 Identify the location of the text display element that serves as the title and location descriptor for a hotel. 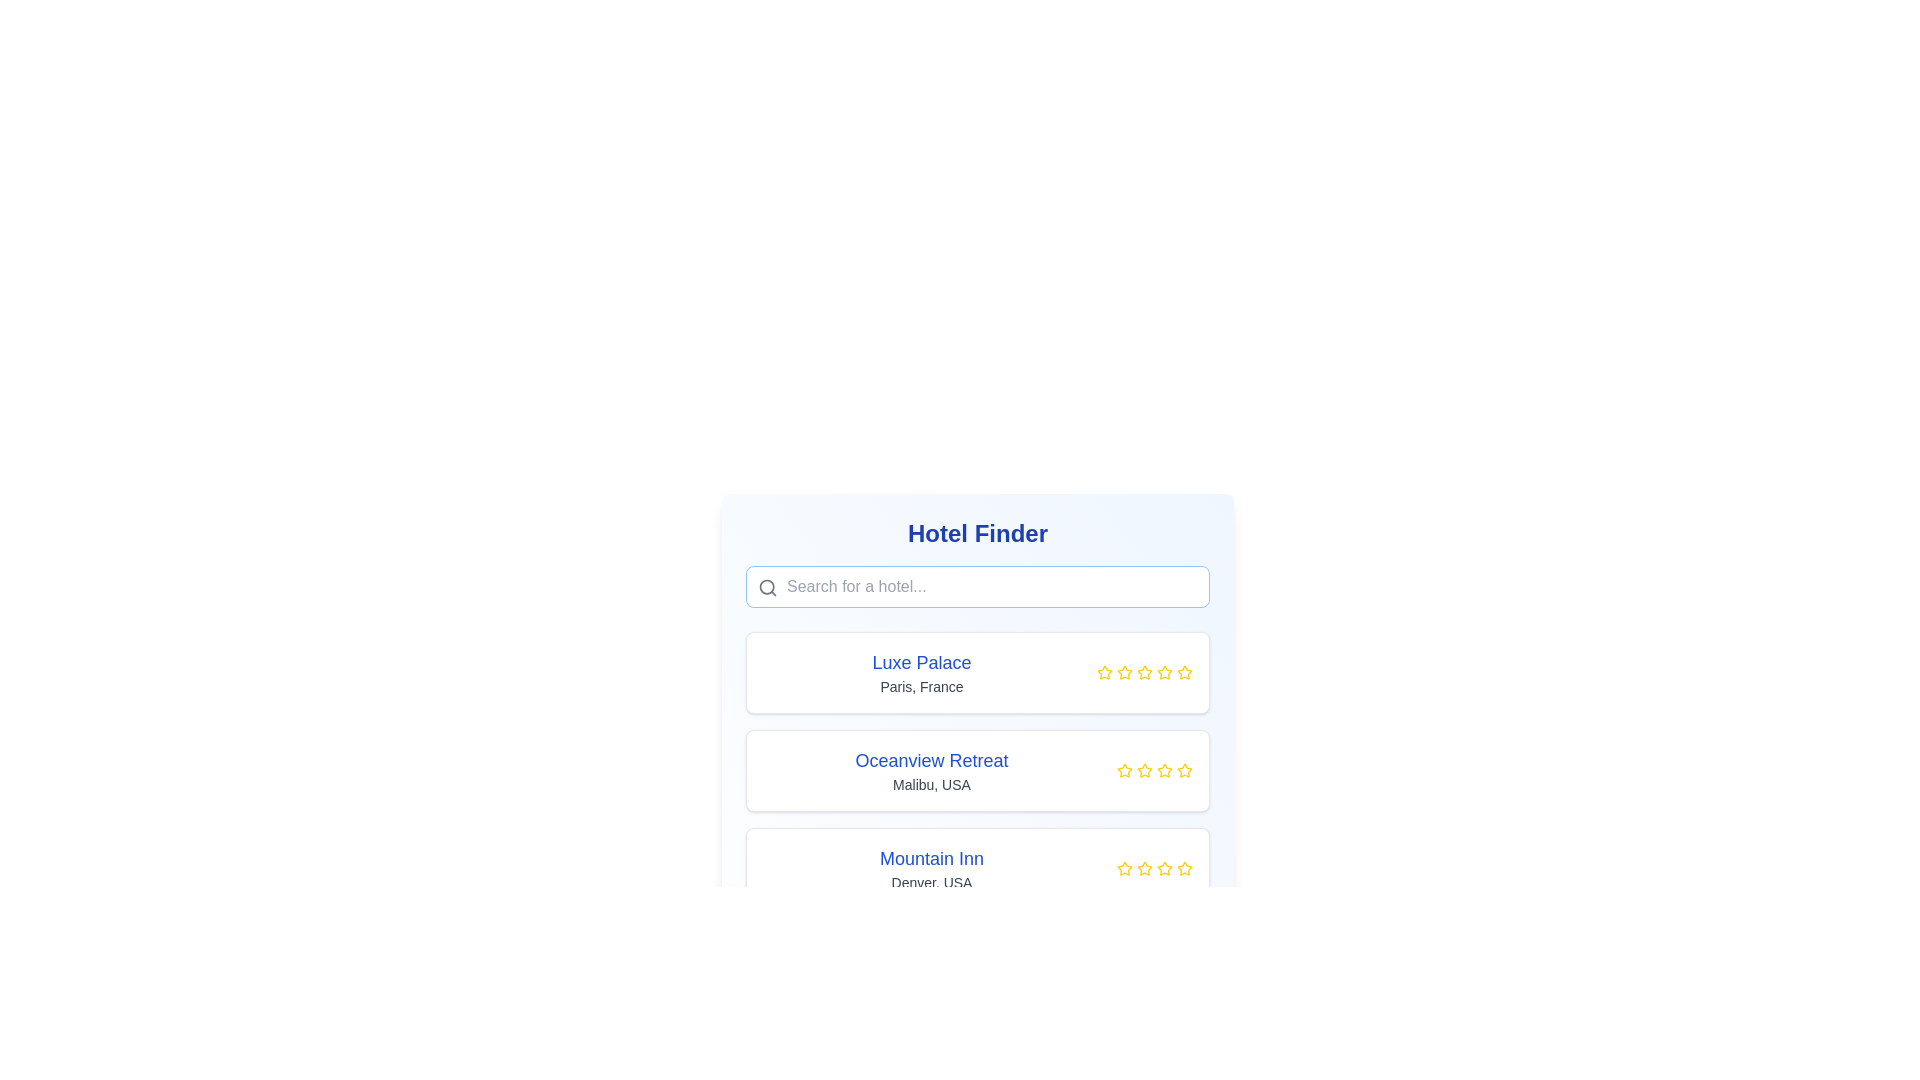
(920, 672).